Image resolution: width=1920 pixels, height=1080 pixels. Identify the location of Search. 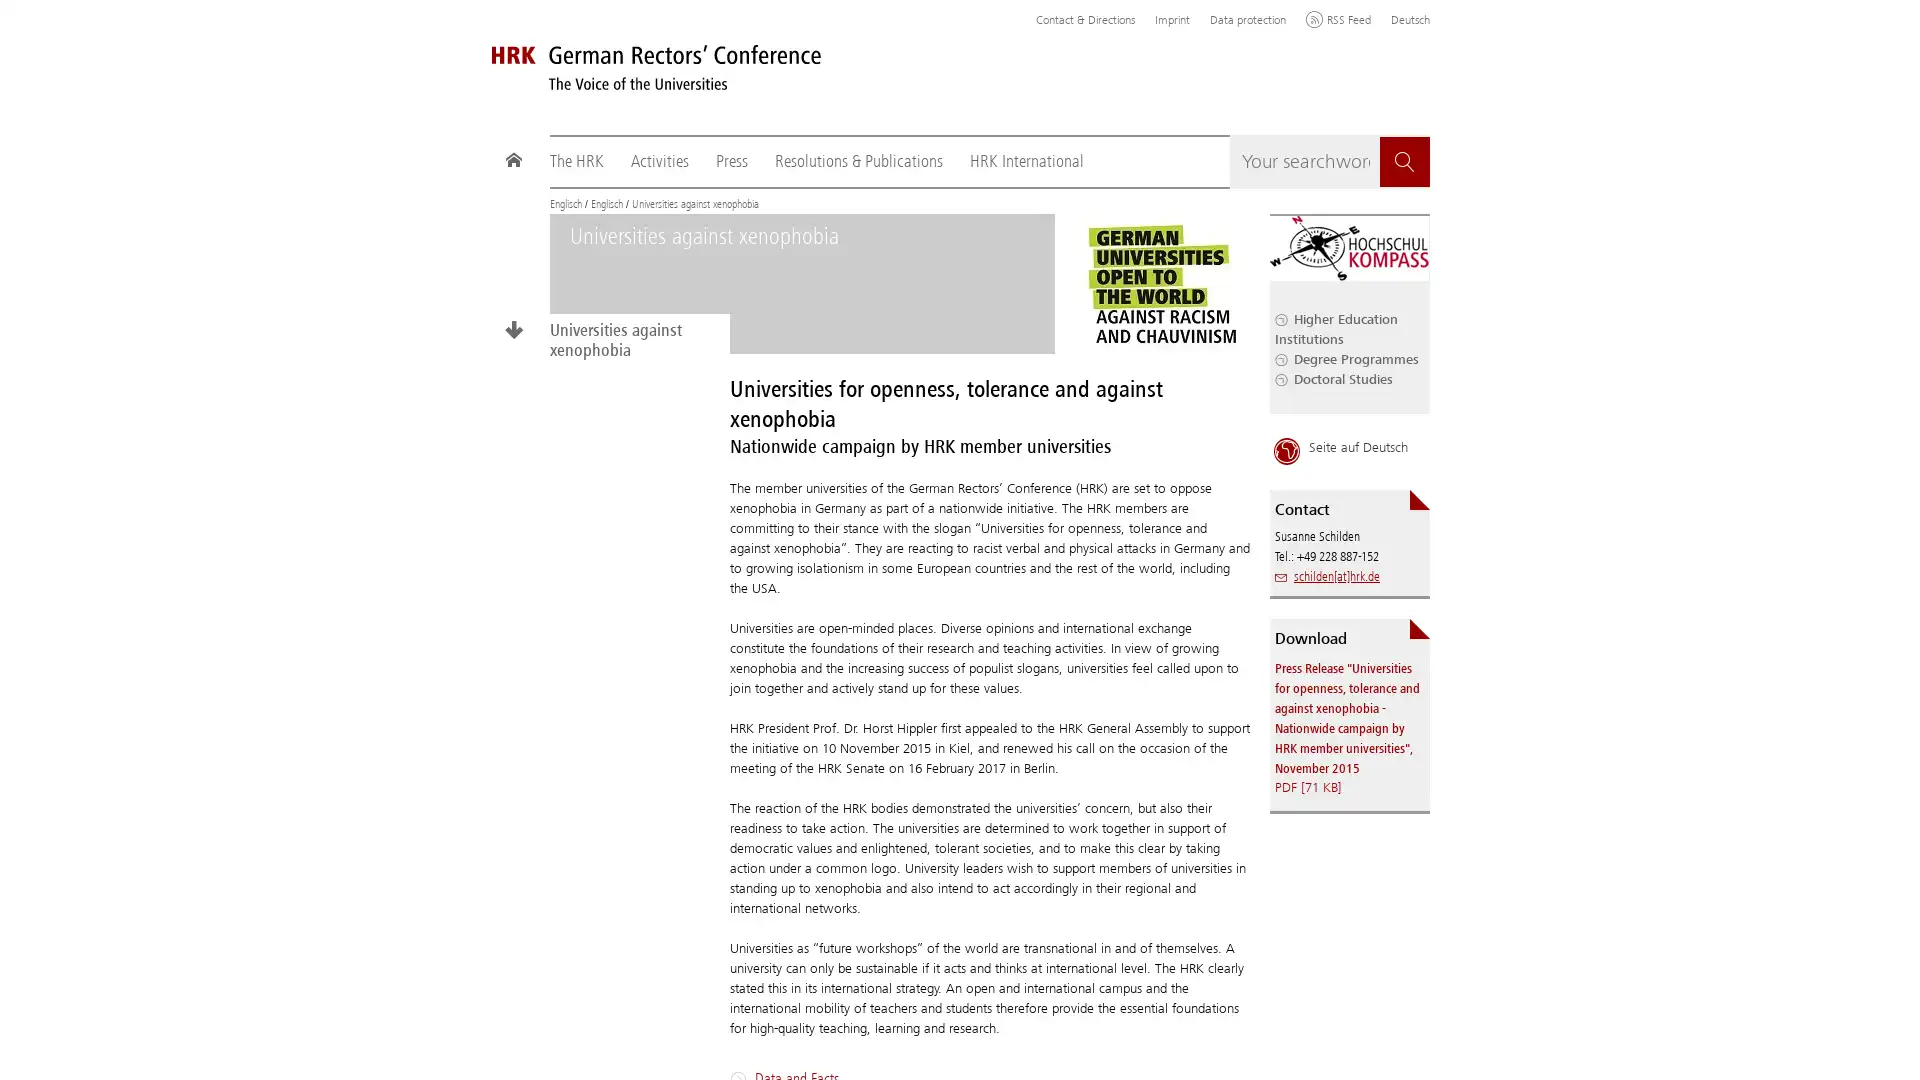
(1404, 161).